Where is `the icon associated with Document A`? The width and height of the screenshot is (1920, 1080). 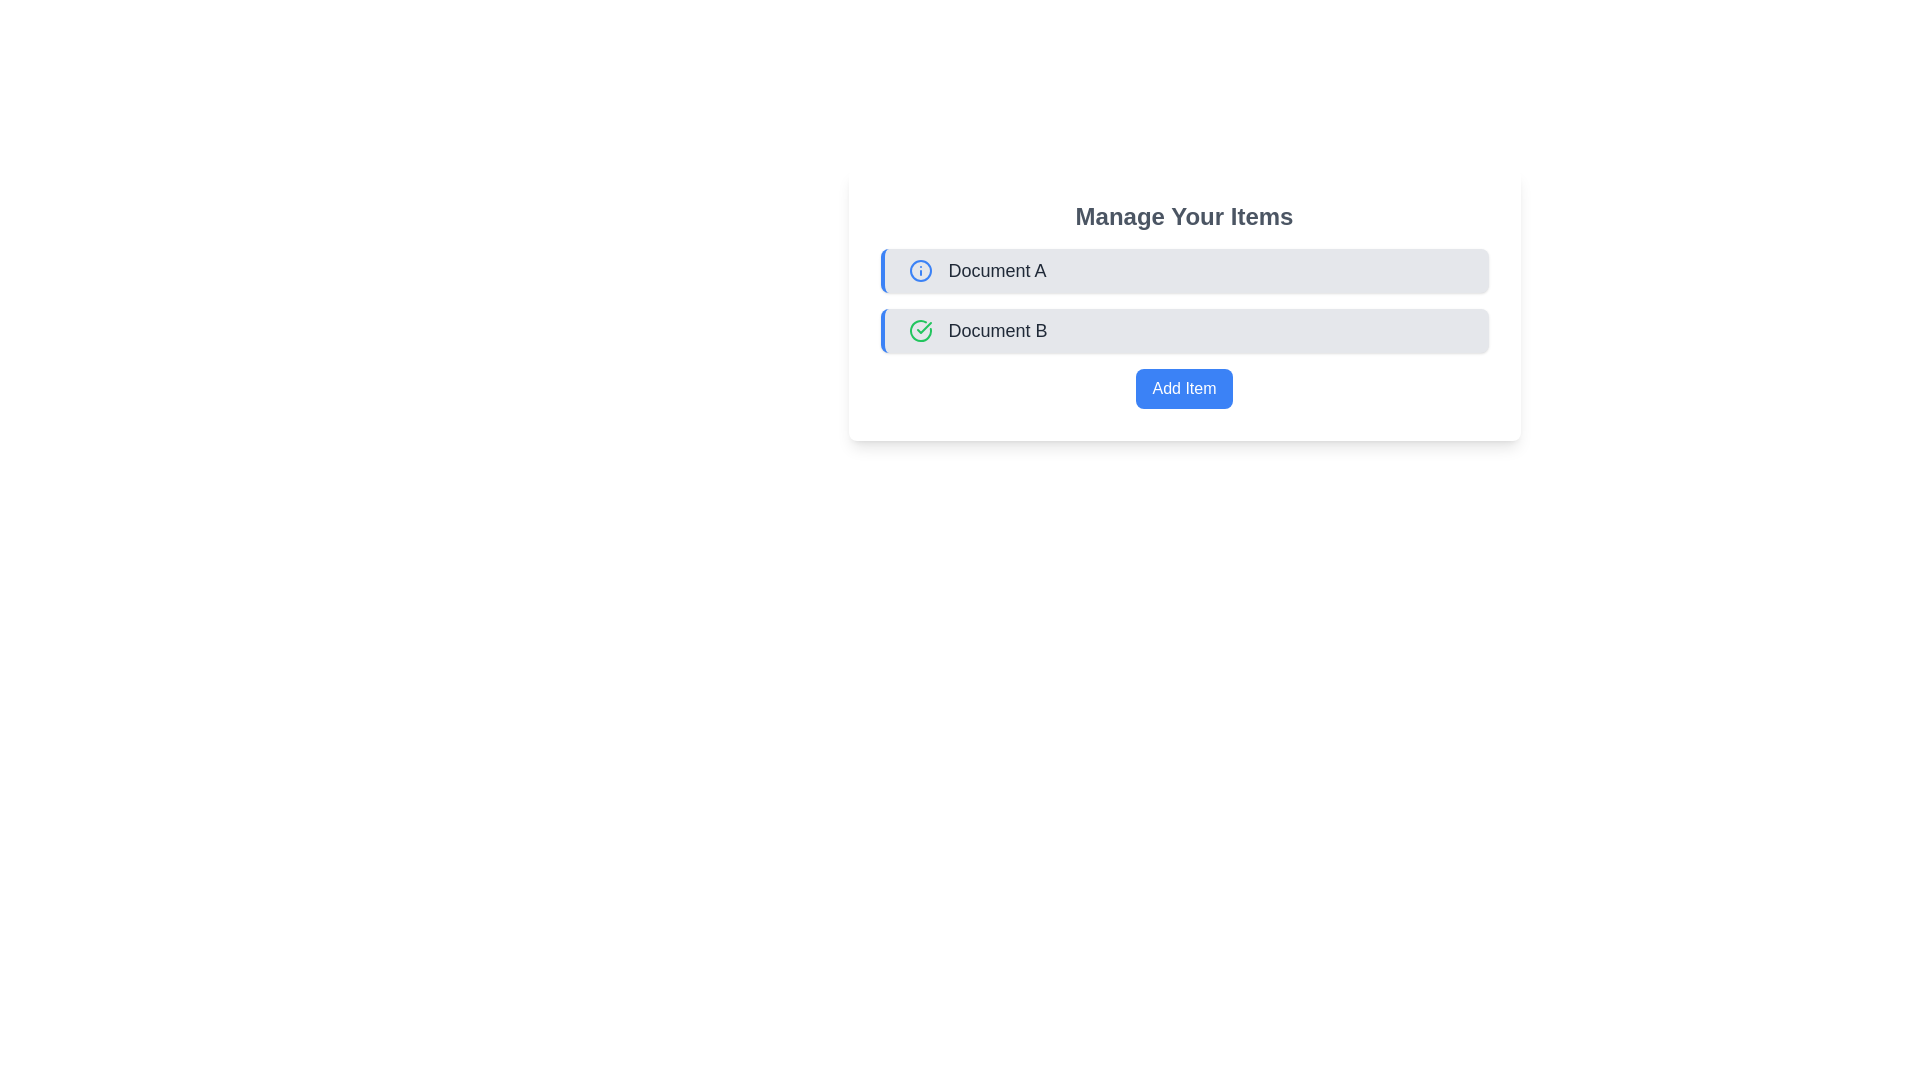
the icon associated with Document A is located at coordinates (919, 270).